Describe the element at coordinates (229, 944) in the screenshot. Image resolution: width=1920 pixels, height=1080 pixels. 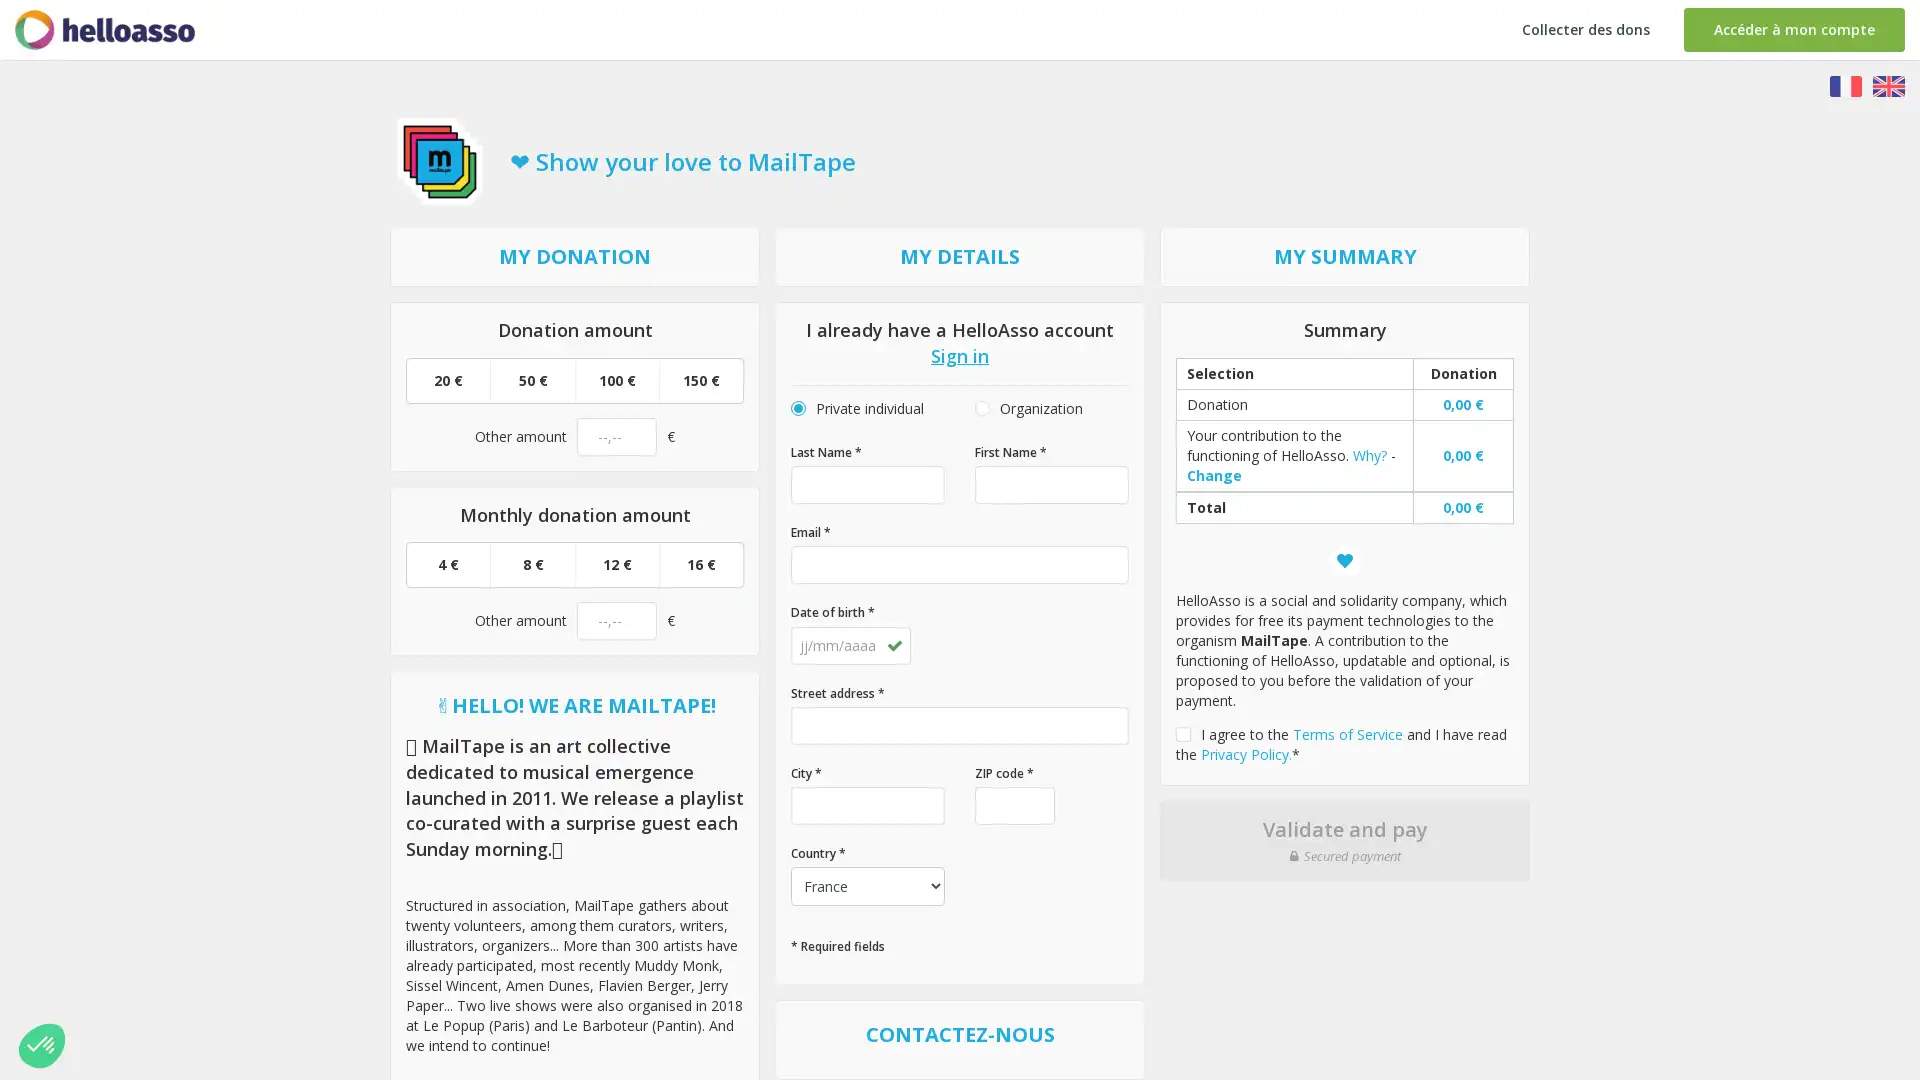
I see `Consentements certifies par` at that location.